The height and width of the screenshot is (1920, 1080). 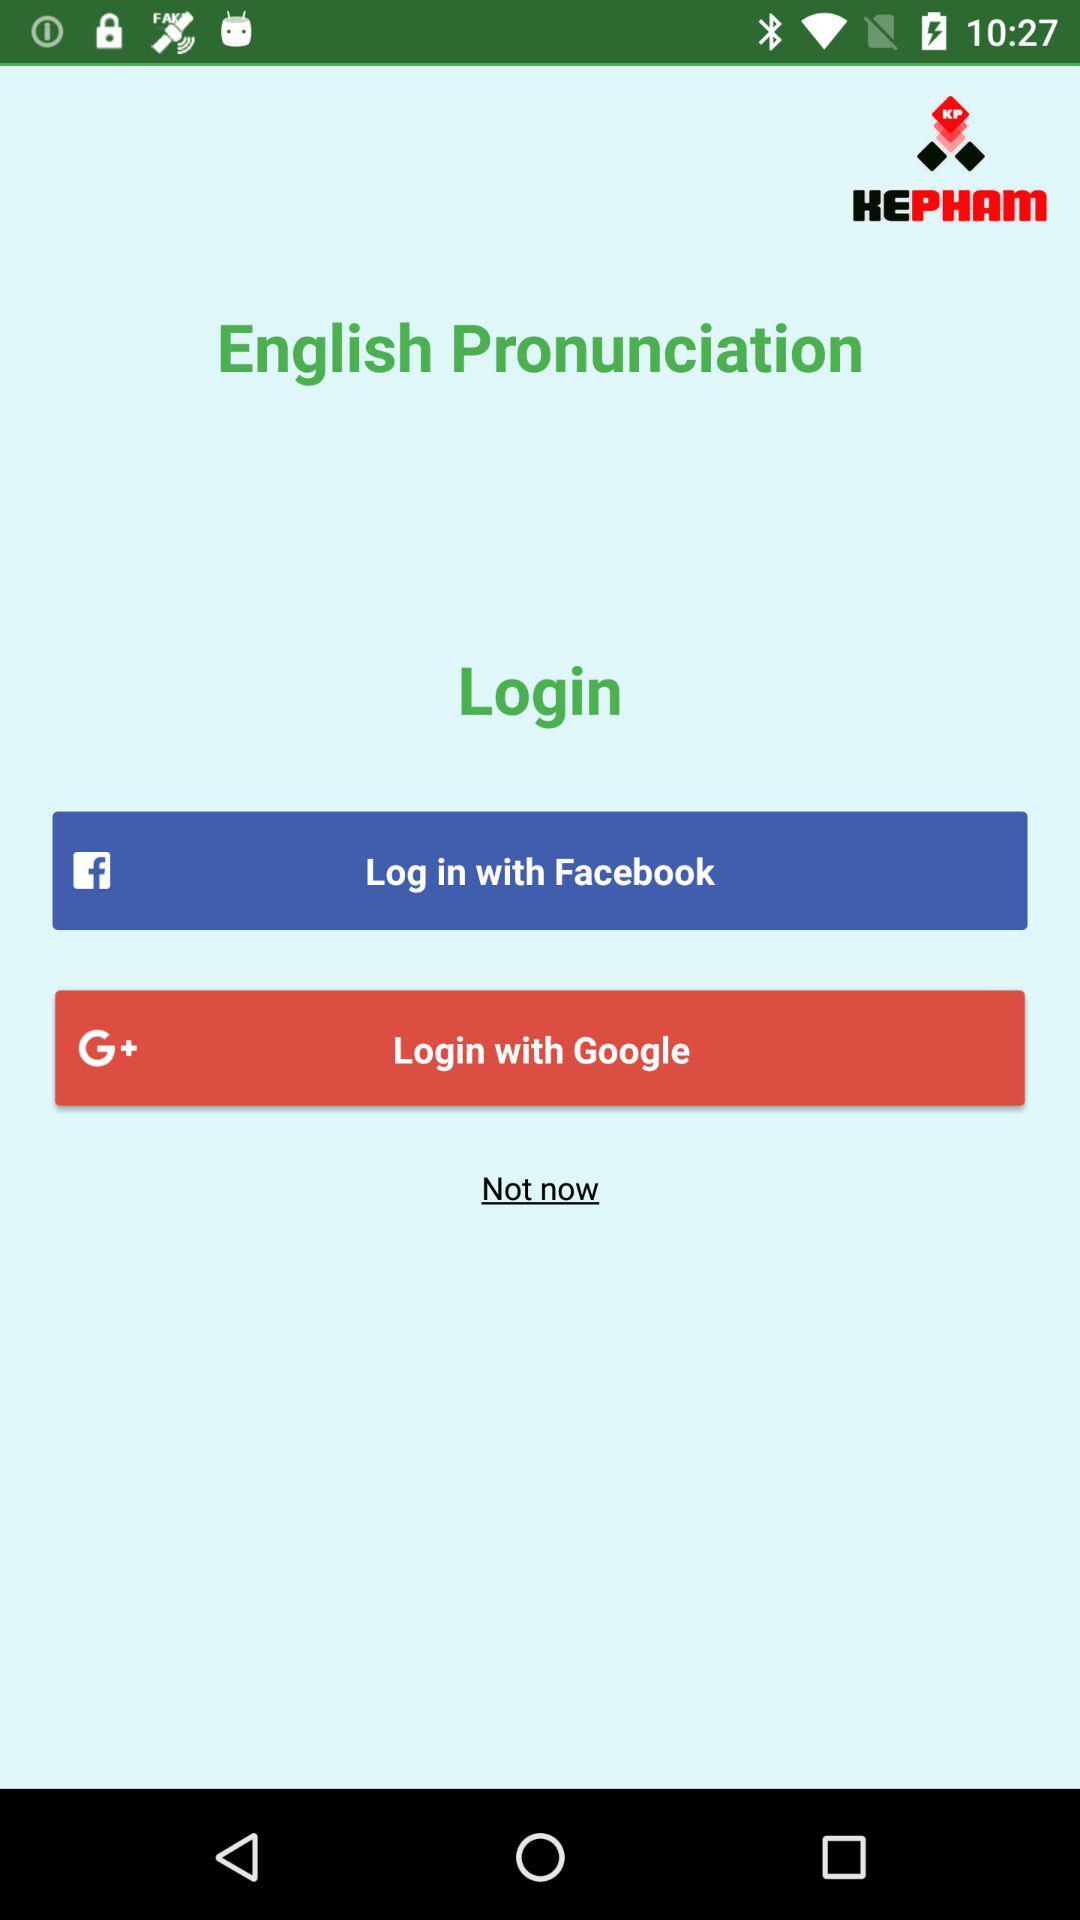 I want to click on the item below the log in with icon, so click(x=540, y=1047).